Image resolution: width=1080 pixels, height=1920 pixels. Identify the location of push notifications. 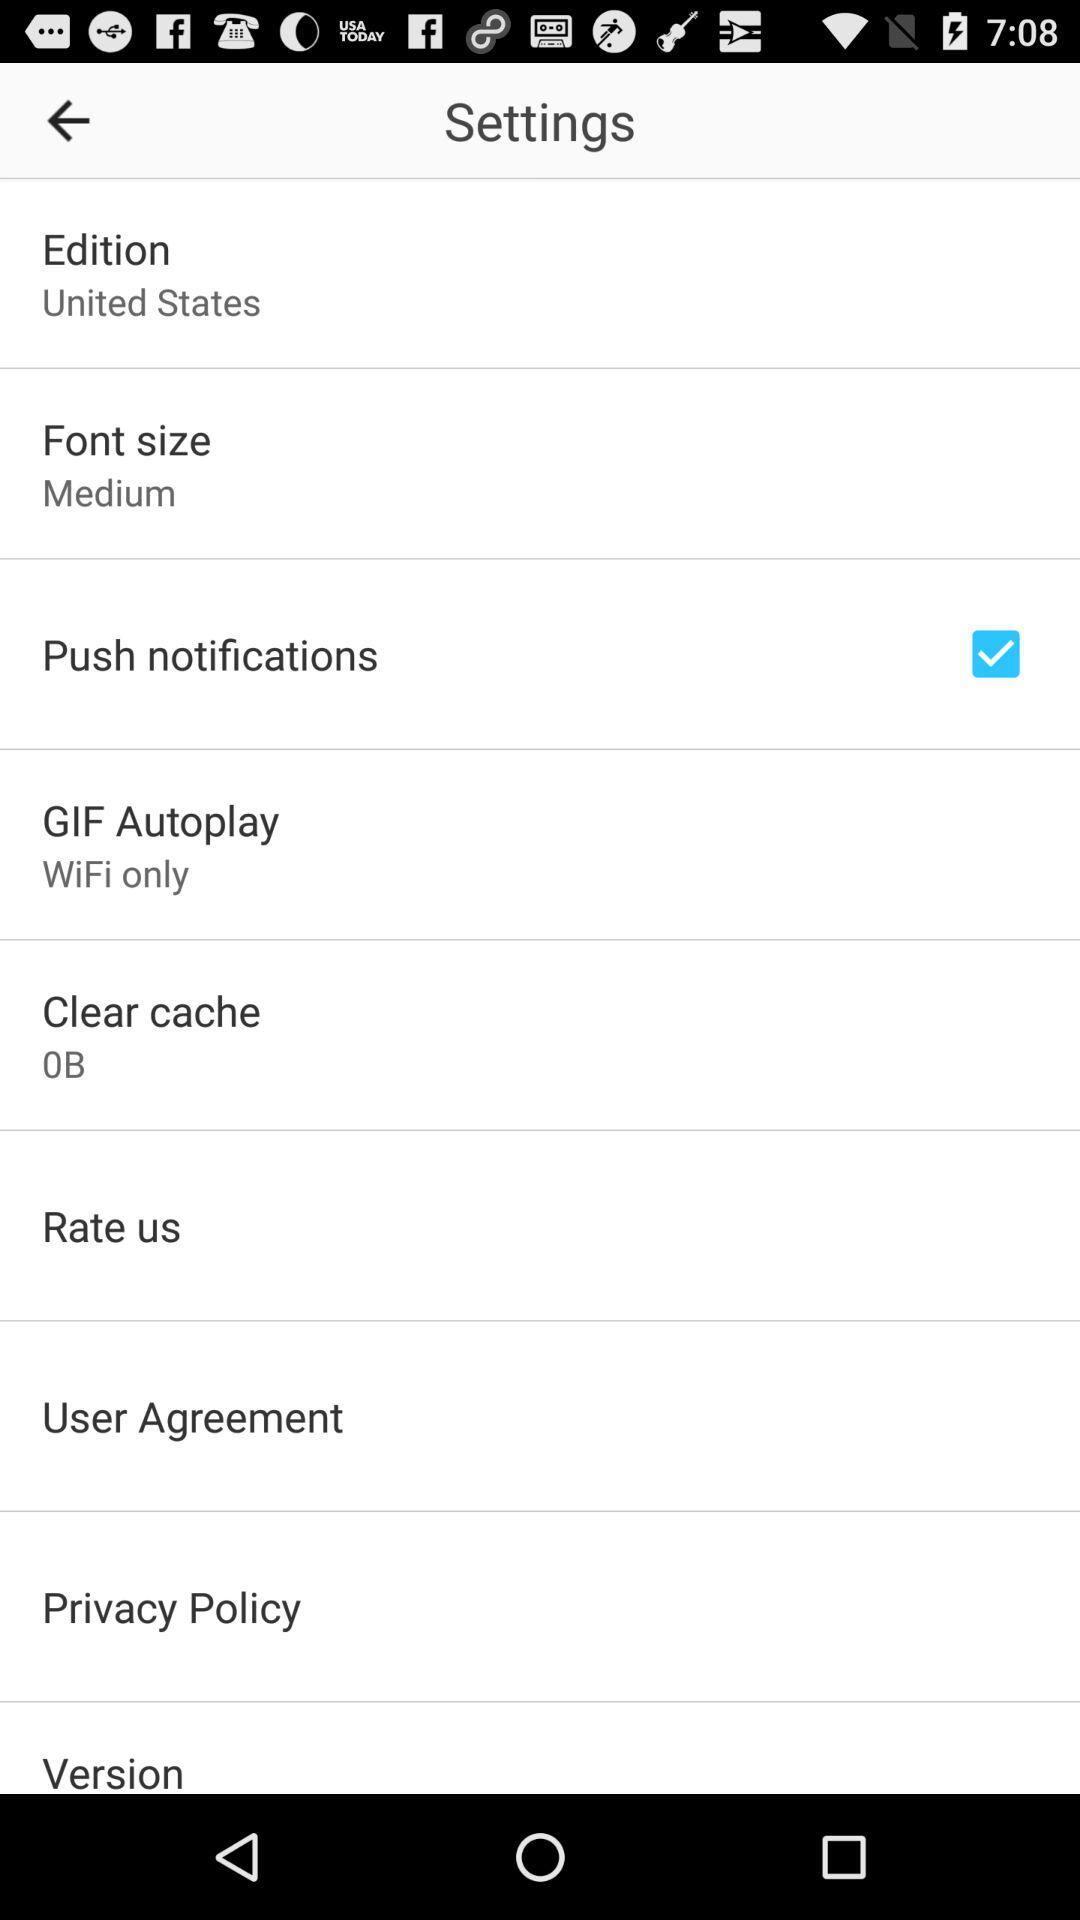
(995, 653).